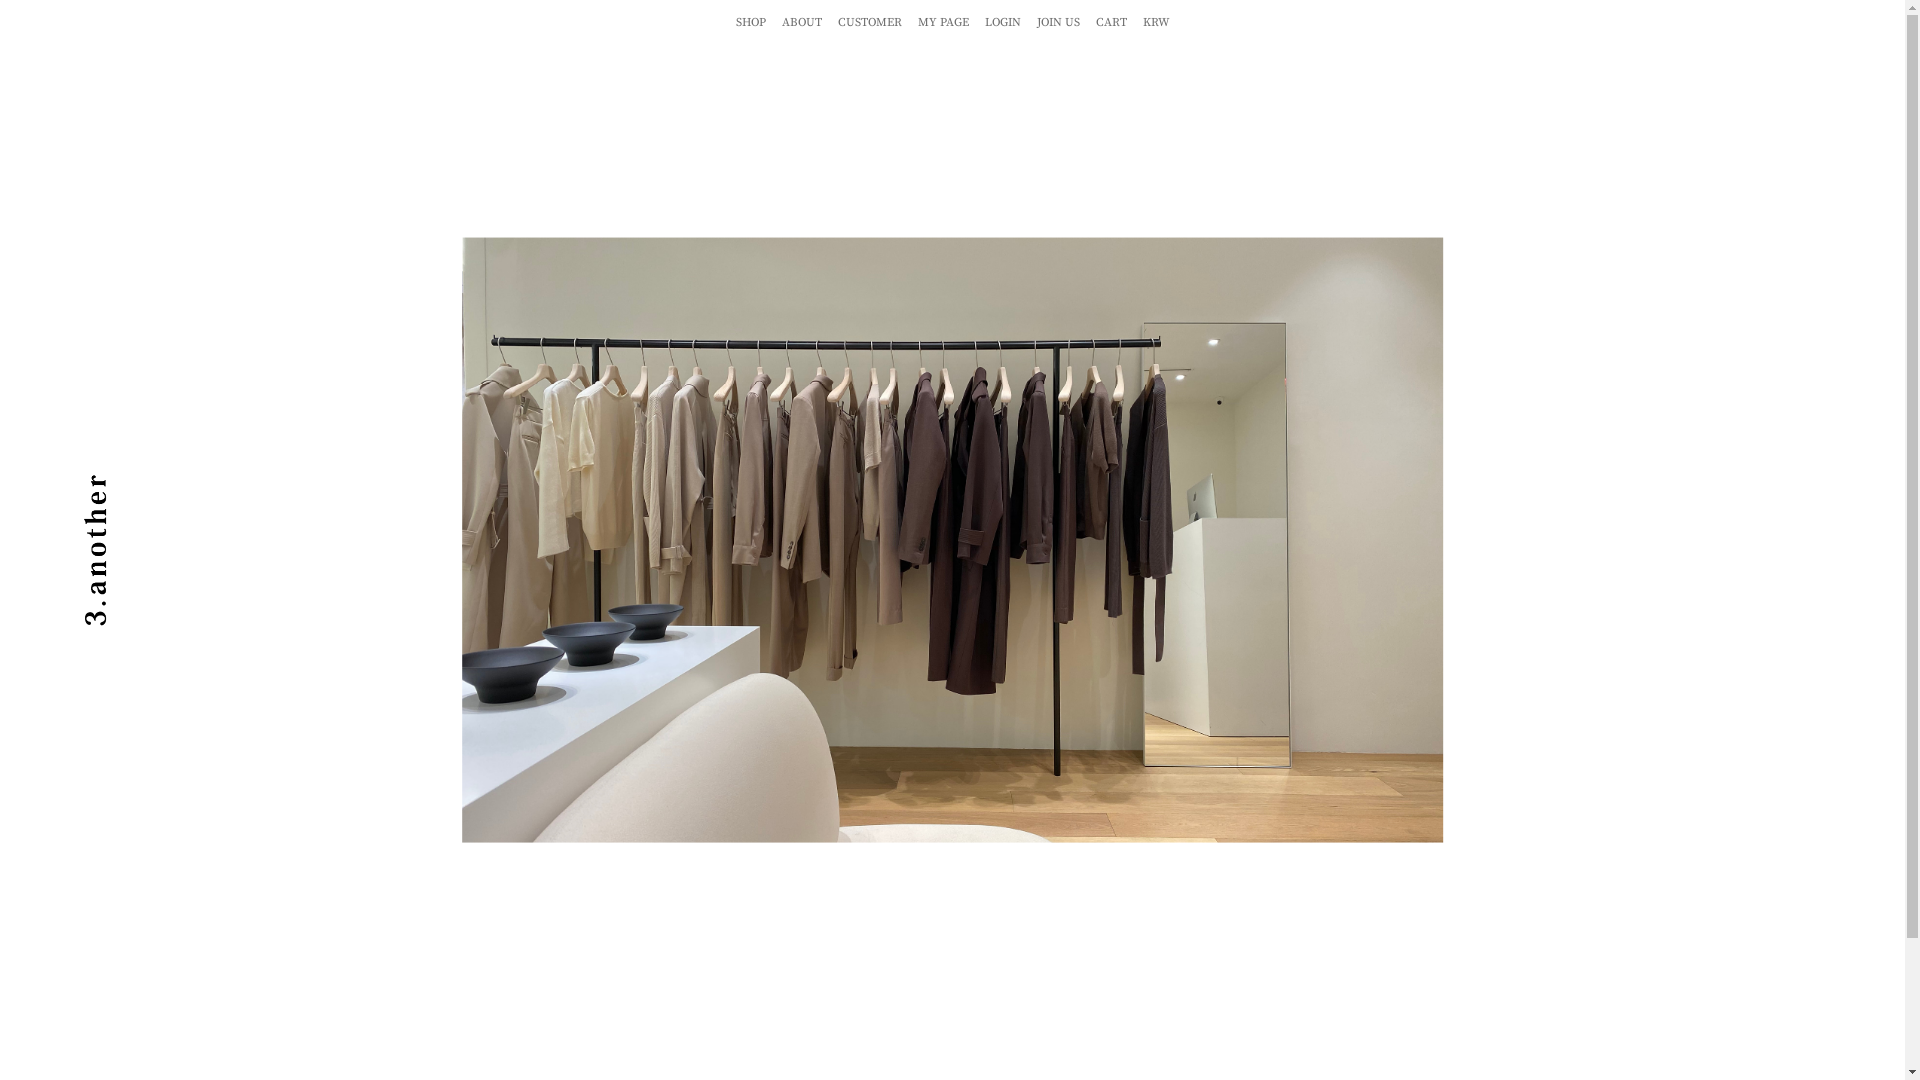  What do you see at coordinates (1056, 22) in the screenshot?
I see `'JOIN US'` at bounding box center [1056, 22].